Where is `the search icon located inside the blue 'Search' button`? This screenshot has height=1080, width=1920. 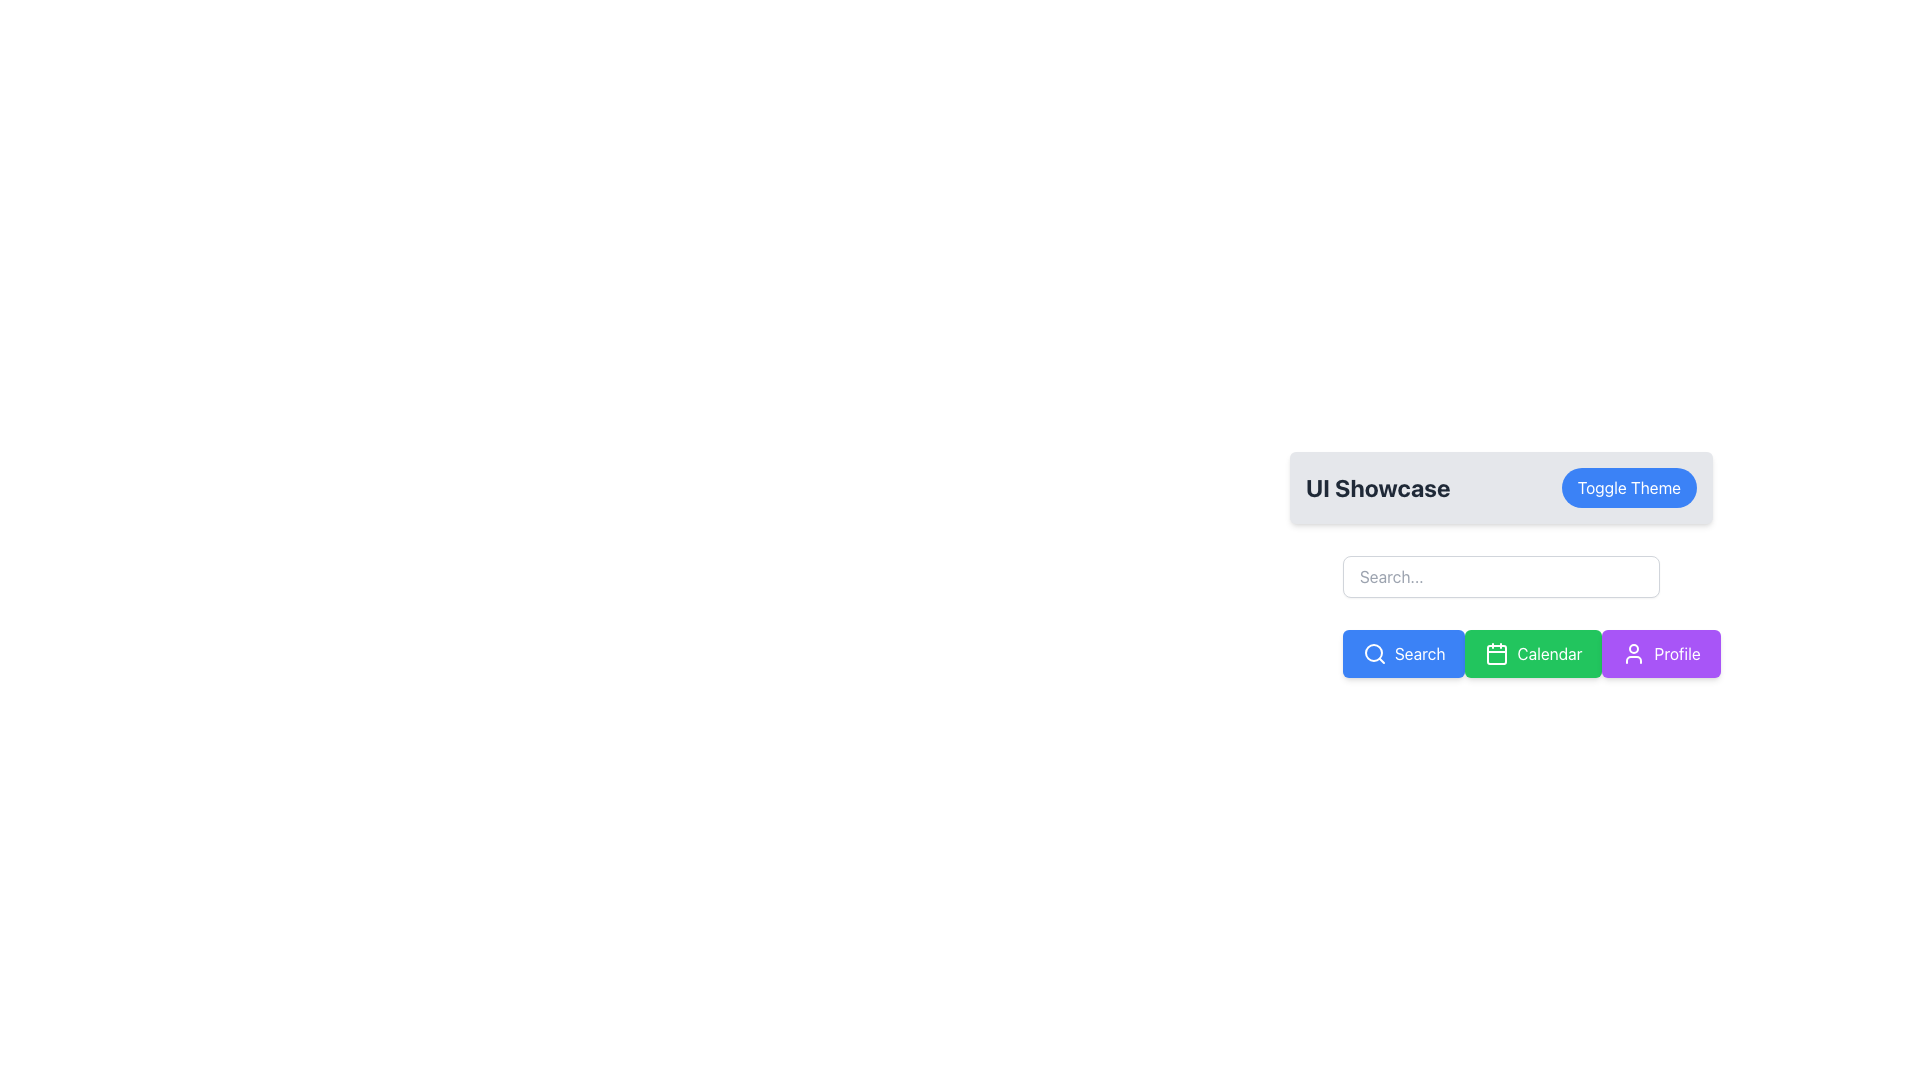
the search icon located inside the blue 'Search' button is located at coordinates (1373, 654).